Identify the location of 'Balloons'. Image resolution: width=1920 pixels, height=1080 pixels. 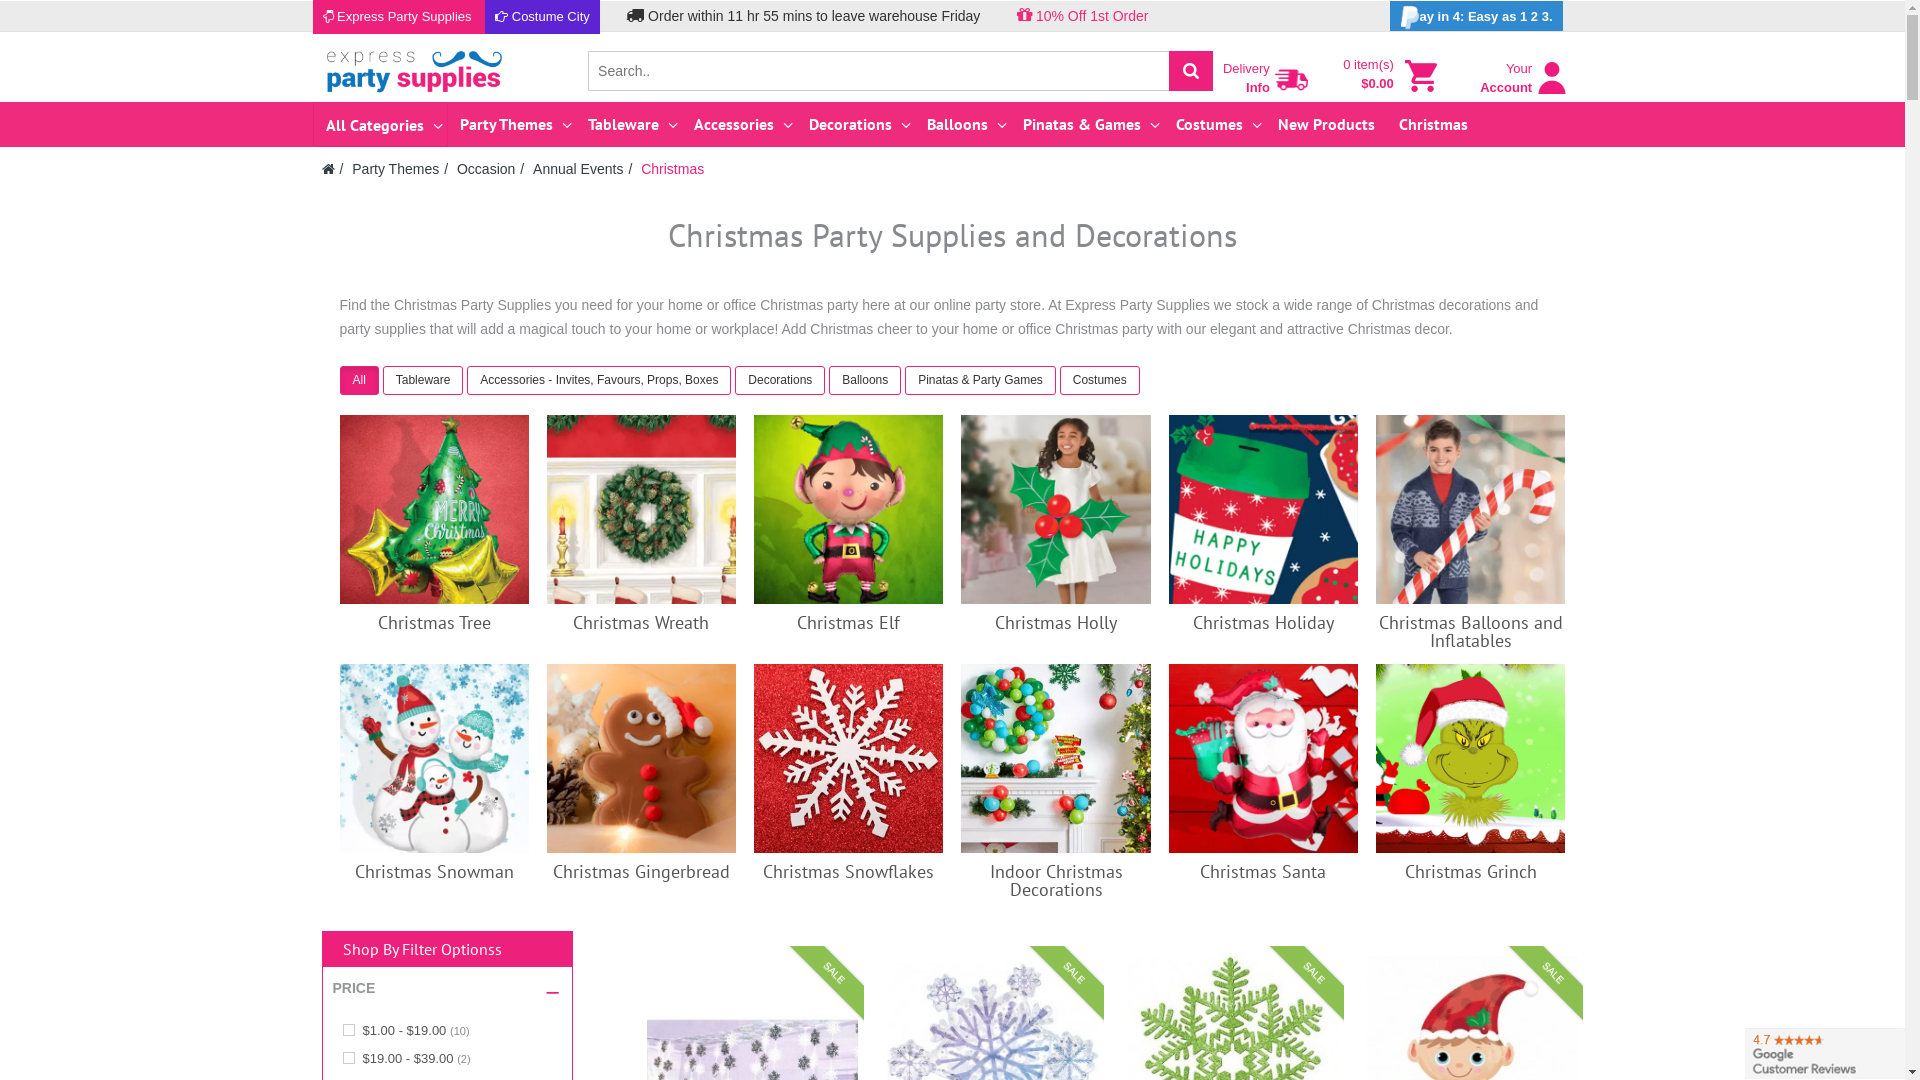
(867, 381).